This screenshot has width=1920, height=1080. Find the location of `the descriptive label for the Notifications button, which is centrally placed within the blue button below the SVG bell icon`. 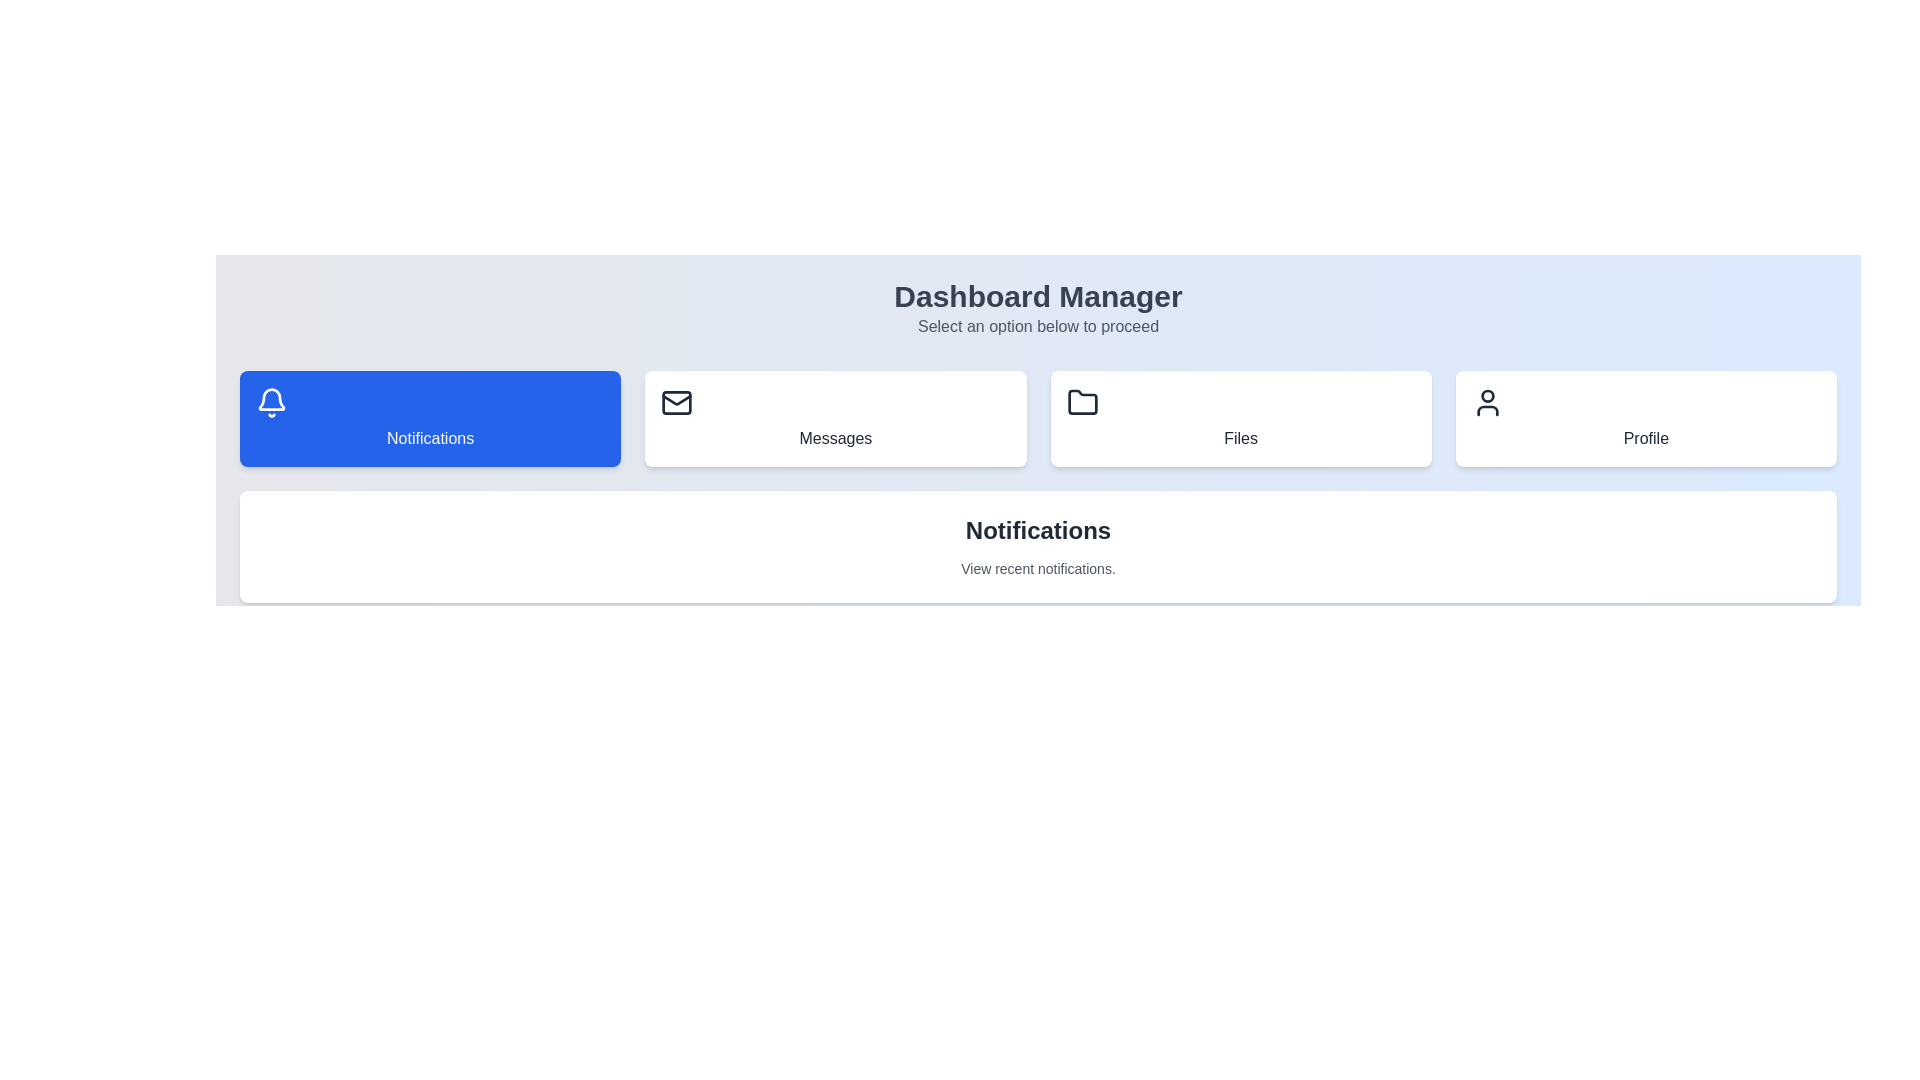

the descriptive label for the Notifications button, which is centrally placed within the blue button below the SVG bell icon is located at coordinates (429, 438).